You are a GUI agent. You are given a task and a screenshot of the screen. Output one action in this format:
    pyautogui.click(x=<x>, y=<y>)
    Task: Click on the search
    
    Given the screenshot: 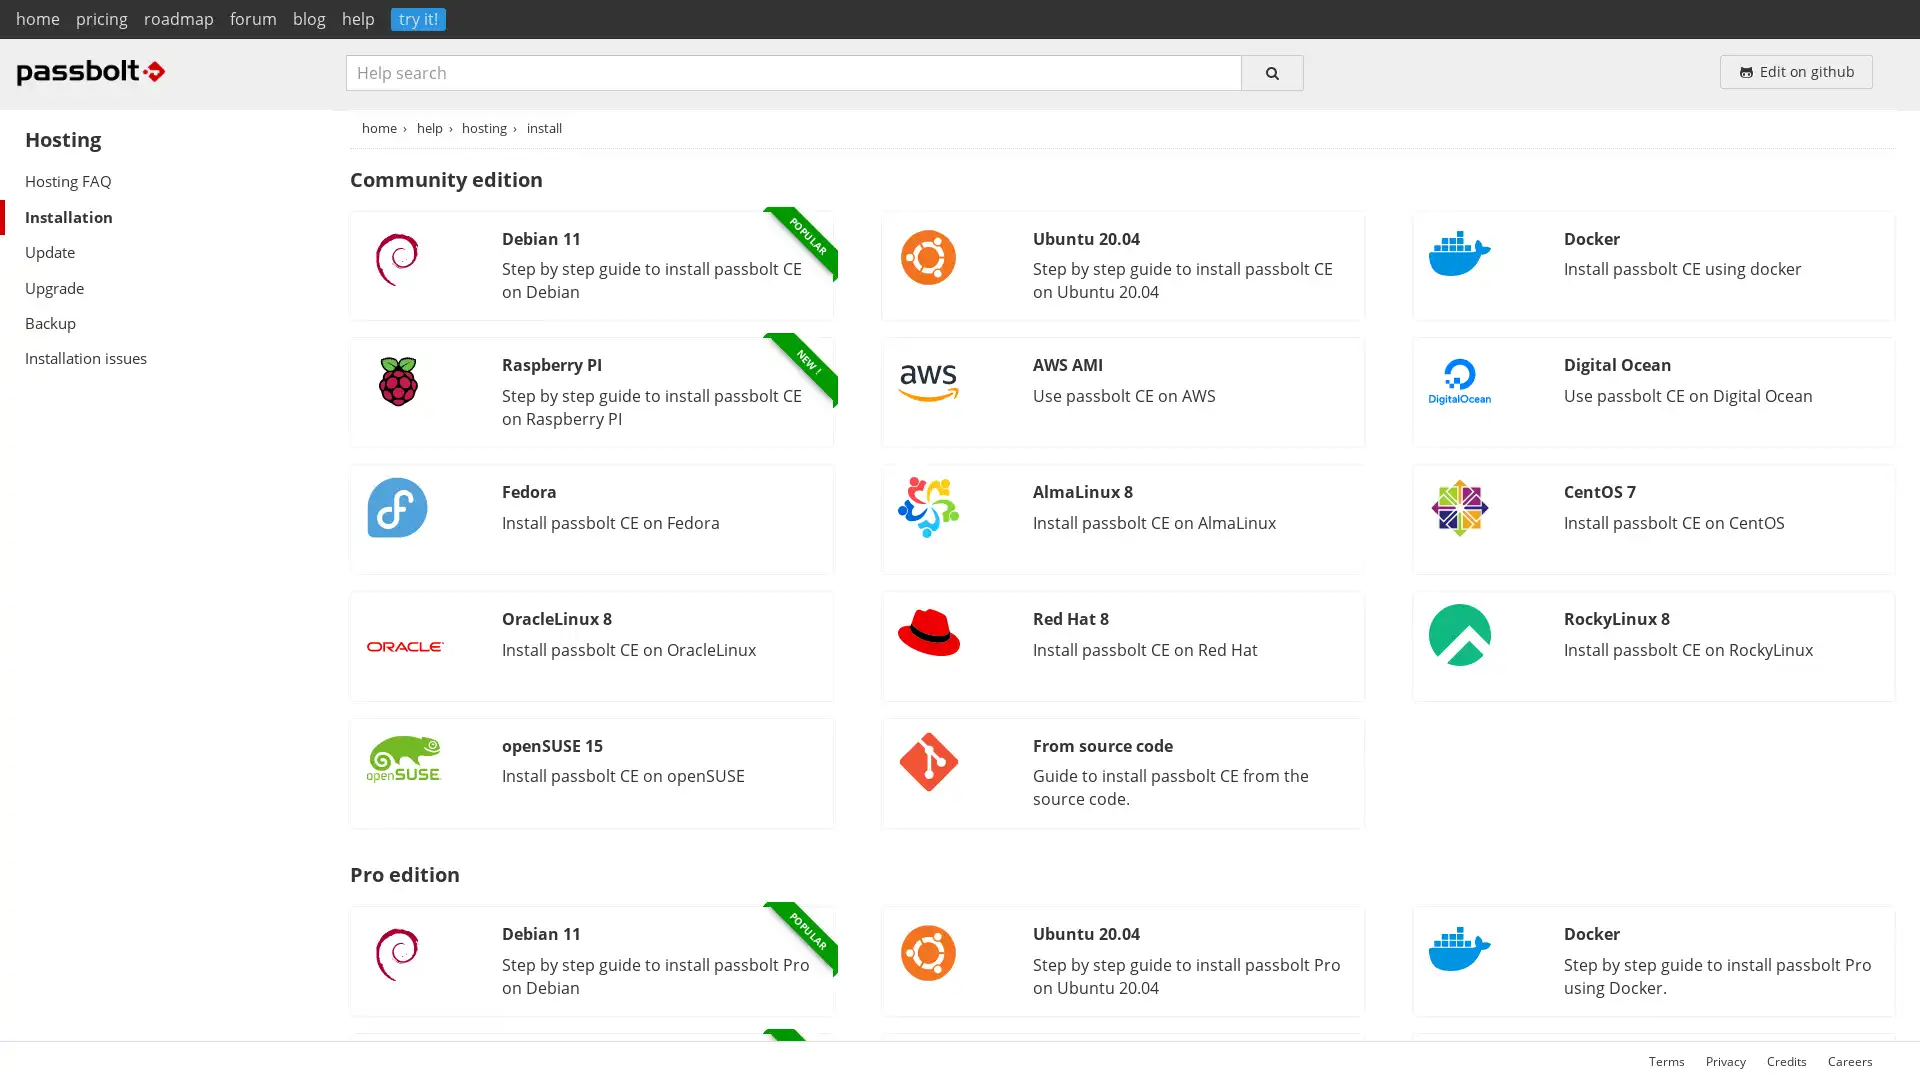 What is the action you would take?
    pyautogui.click(x=1271, y=71)
    